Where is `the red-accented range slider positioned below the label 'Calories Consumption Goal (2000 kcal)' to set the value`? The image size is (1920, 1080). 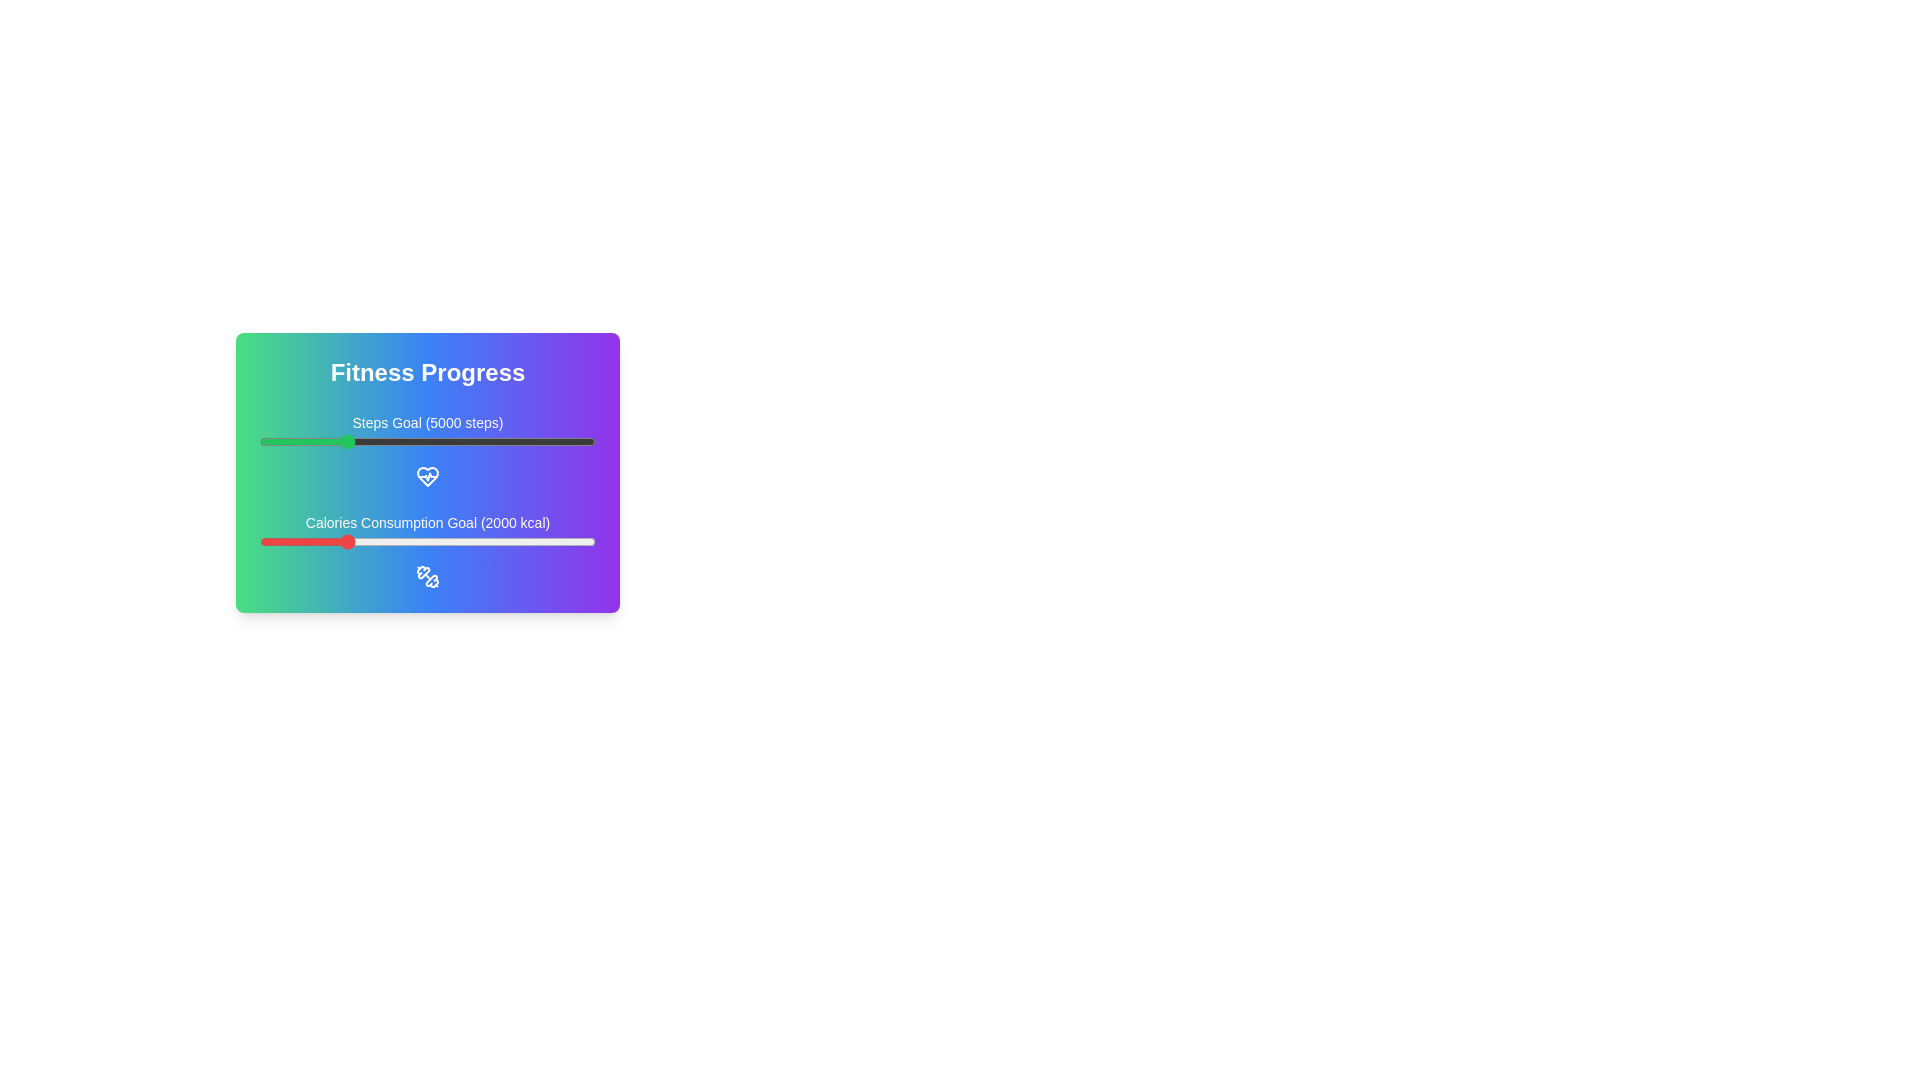
the red-accented range slider positioned below the label 'Calories Consumption Goal (2000 kcal)' to set the value is located at coordinates (426, 542).